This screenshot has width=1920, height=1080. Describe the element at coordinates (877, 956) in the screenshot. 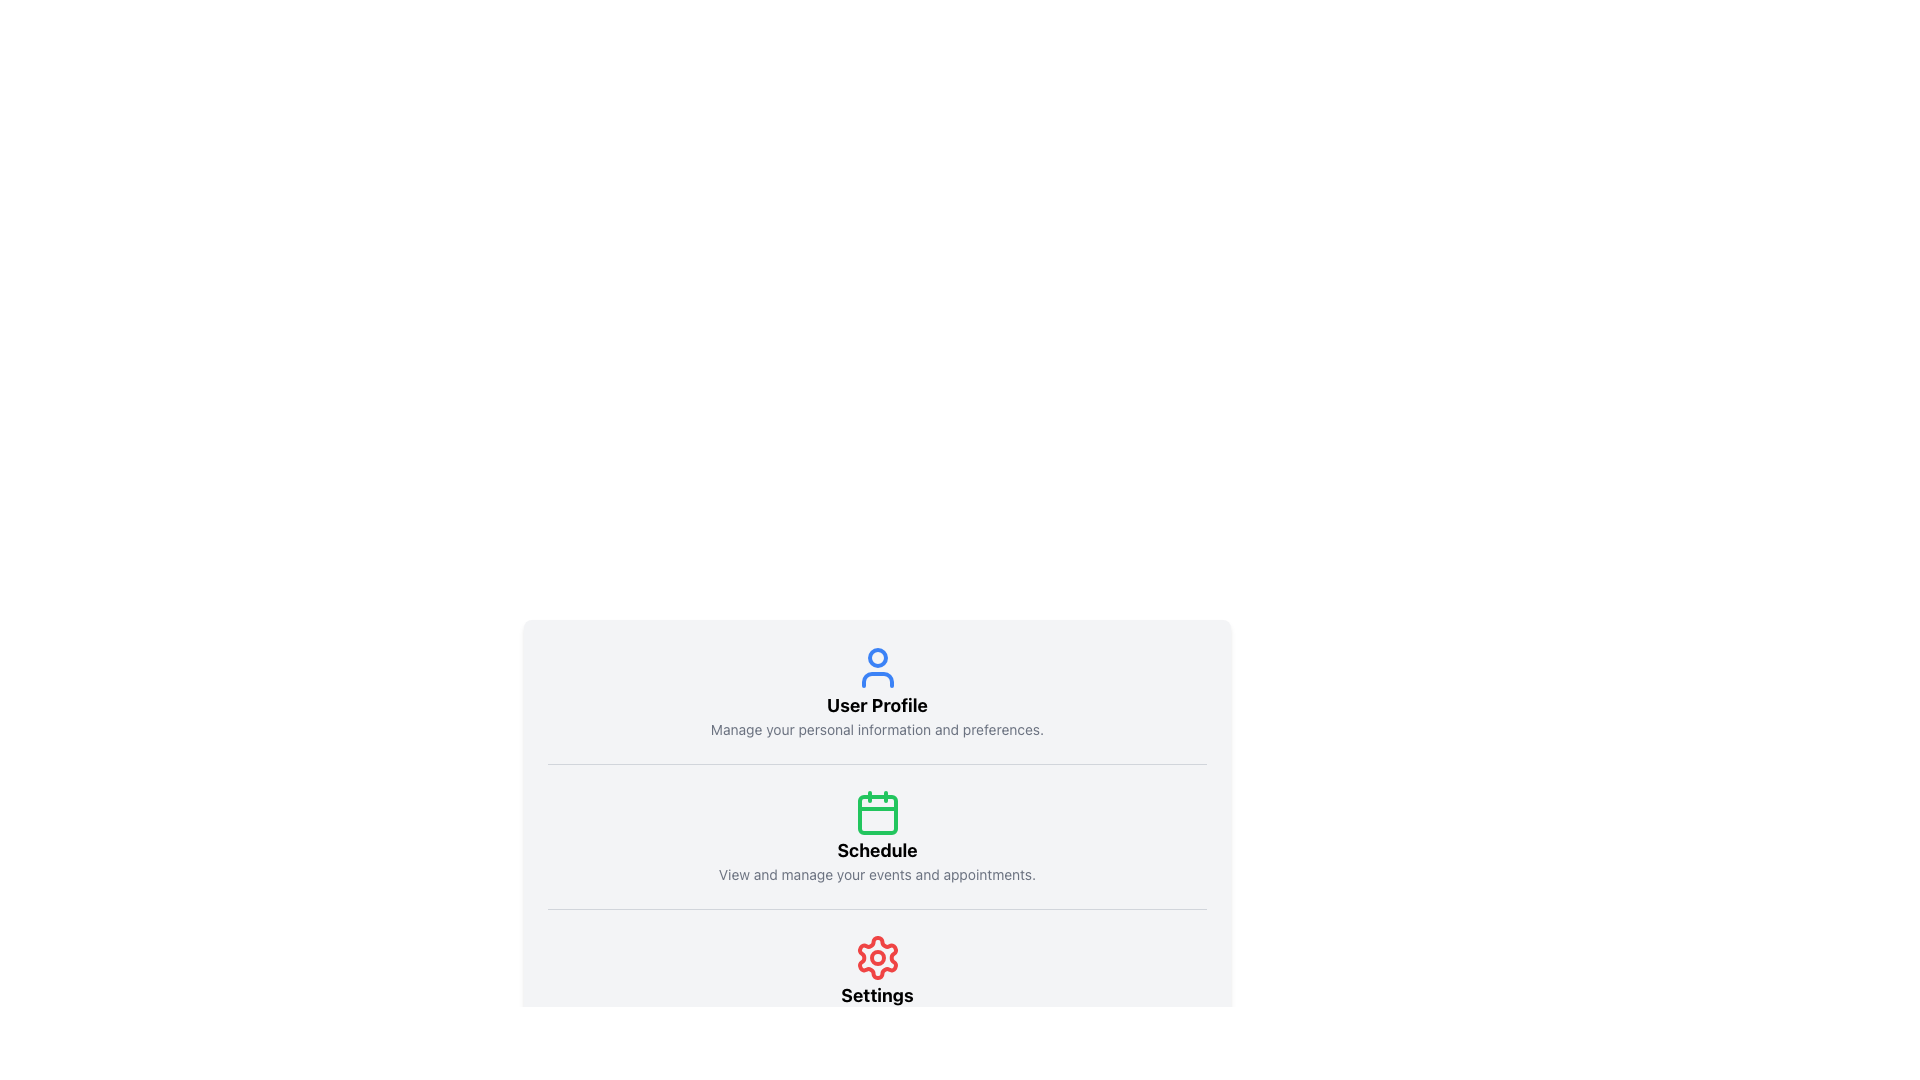

I see `the red gear icon that symbolizes settings, located below the 'Settings' text in the third section of a column-like layout` at that location.